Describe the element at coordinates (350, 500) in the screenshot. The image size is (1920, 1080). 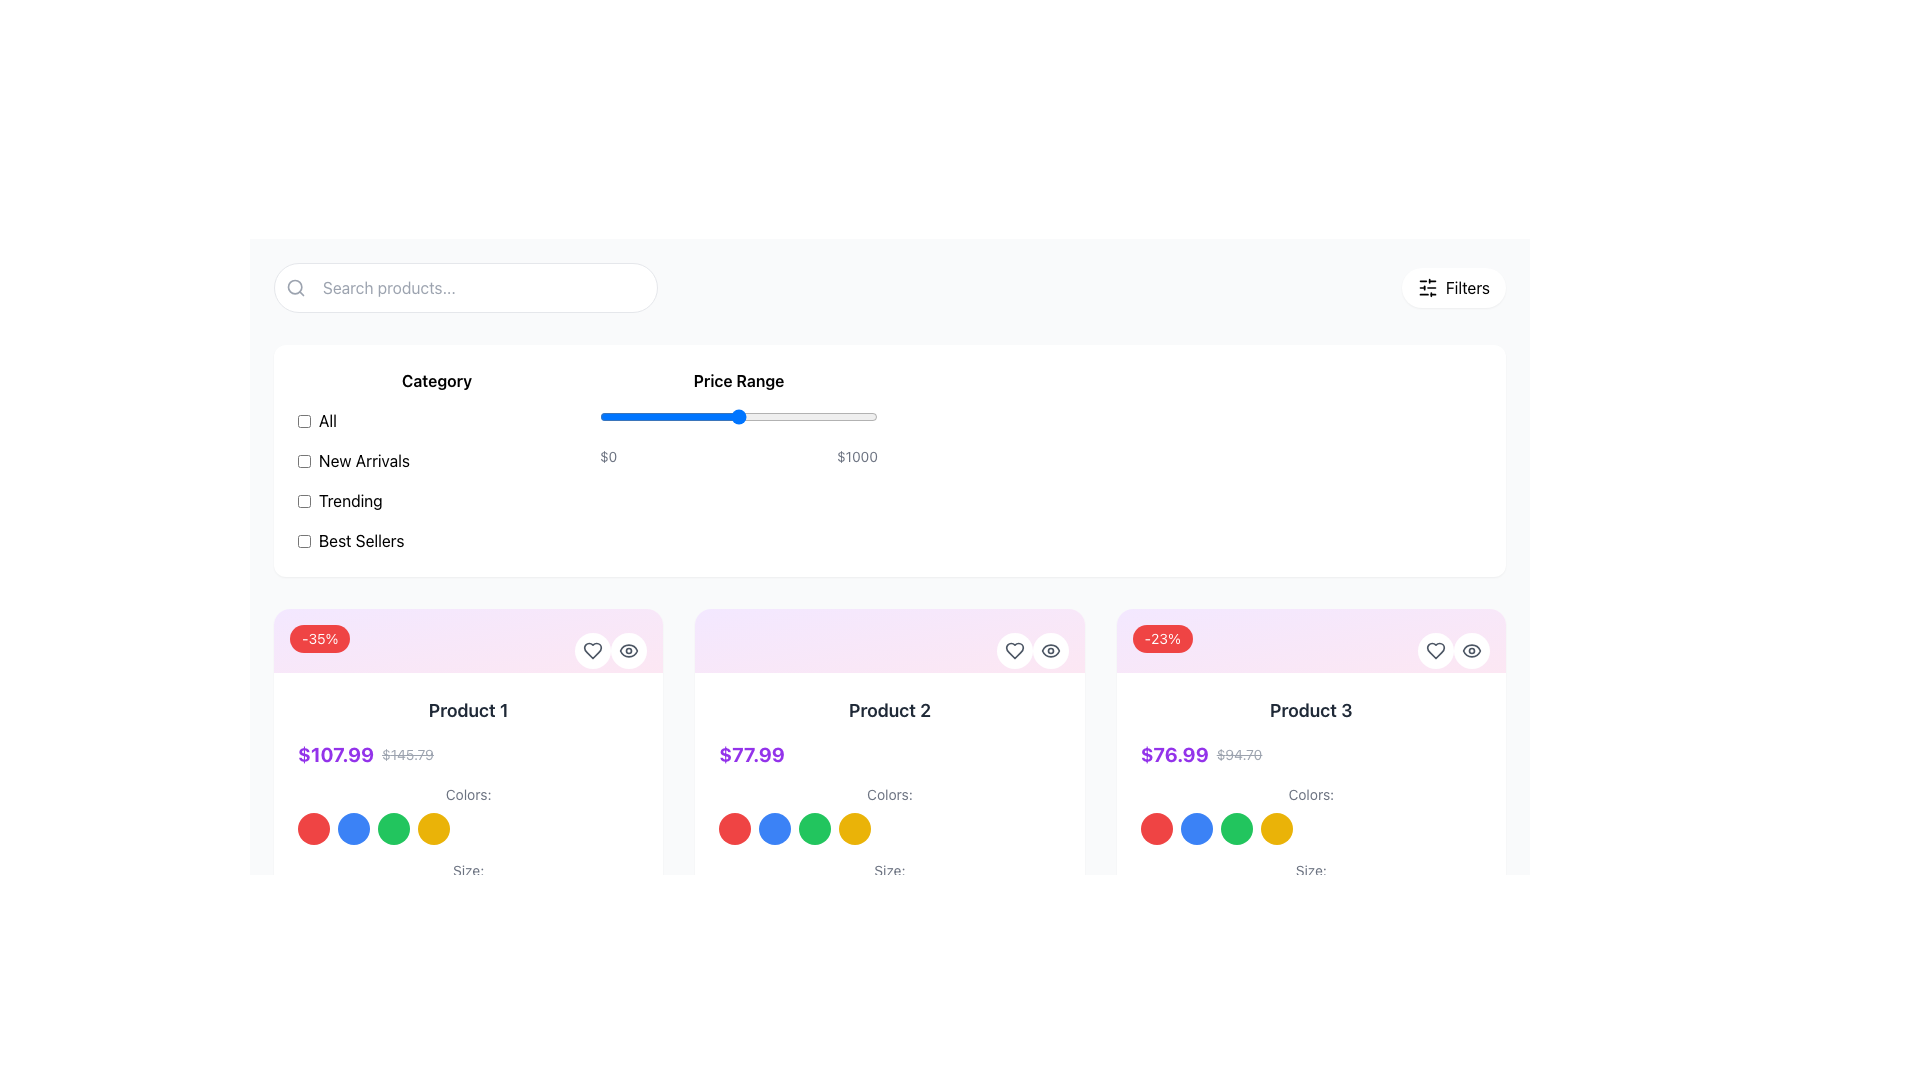
I see `the 'Trending' text label, which serves as a filter option accompanied by a checkbox` at that location.